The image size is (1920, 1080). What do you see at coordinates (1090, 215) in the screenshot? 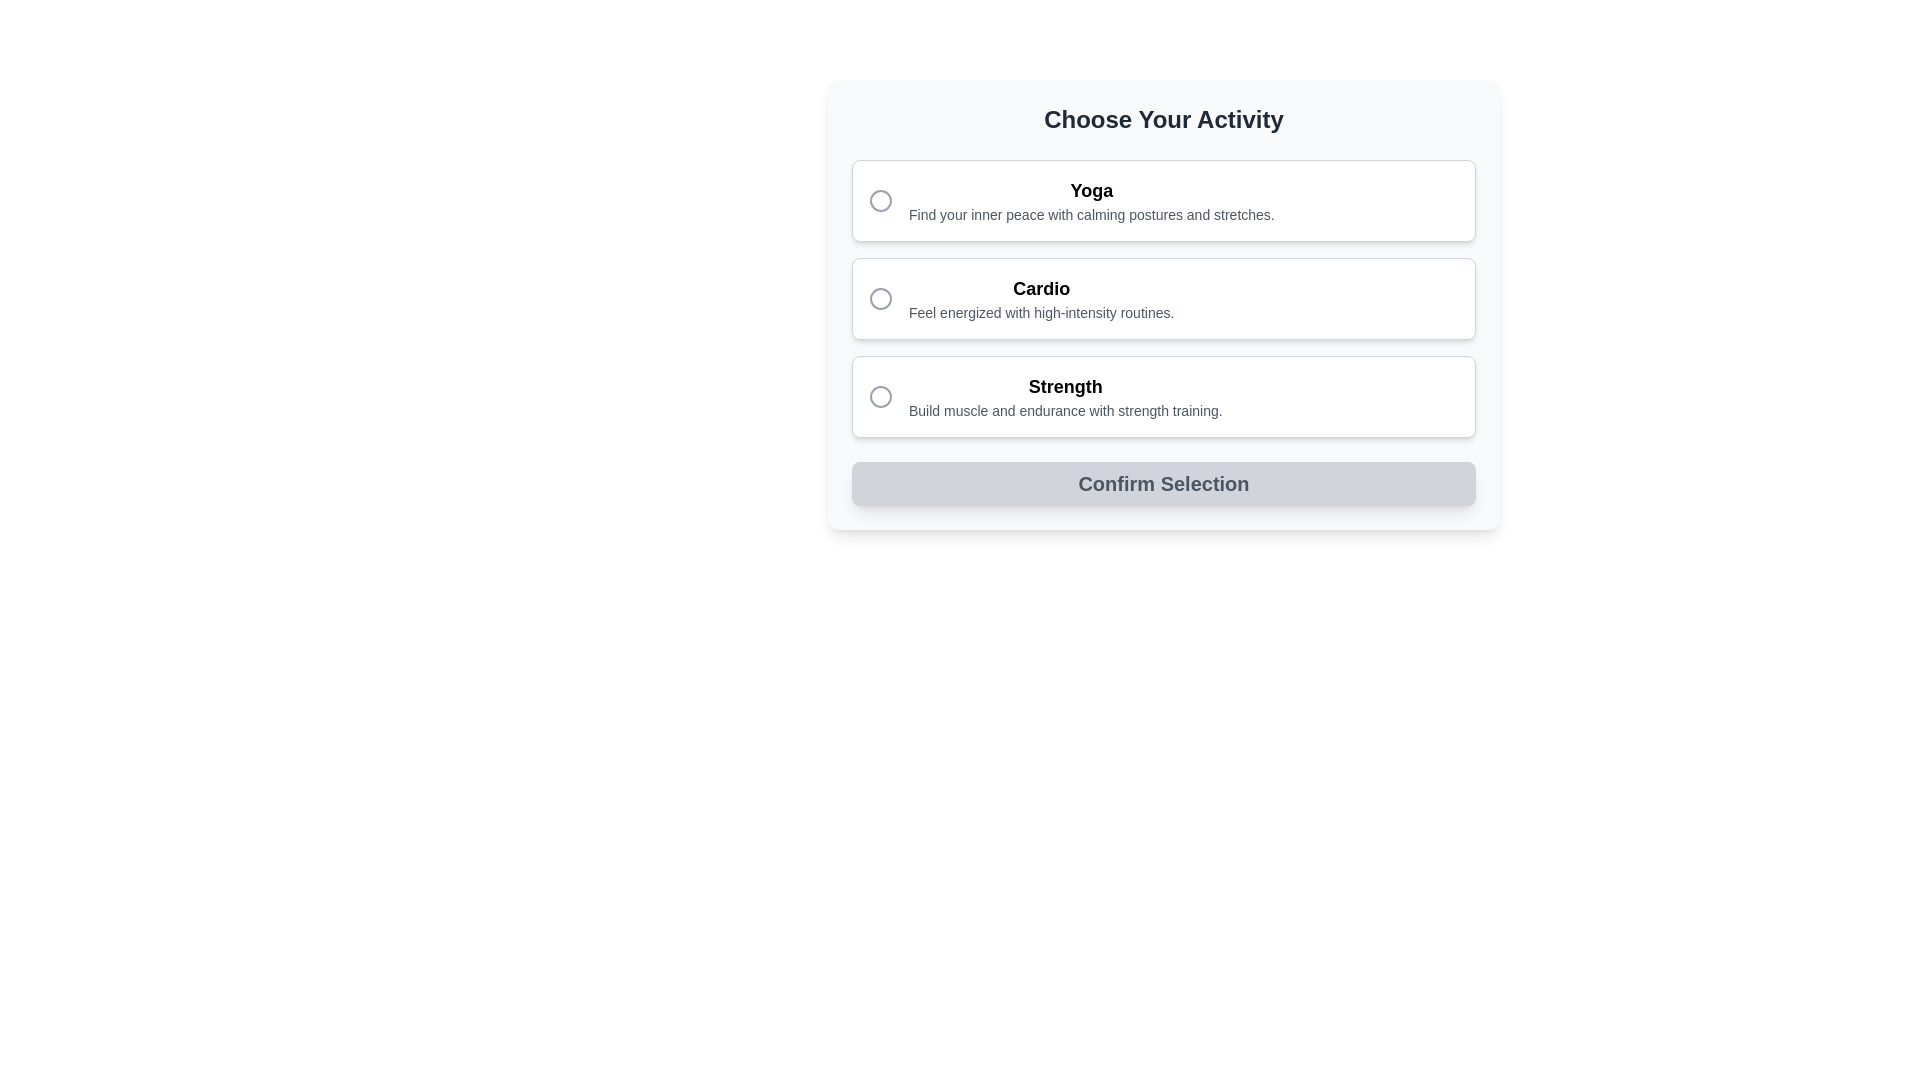
I see `the static text element that reads 'Find your inner peace with calming postures and stretches.' which is located directly beneath the 'Yoga' title` at bounding box center [1090, 215].